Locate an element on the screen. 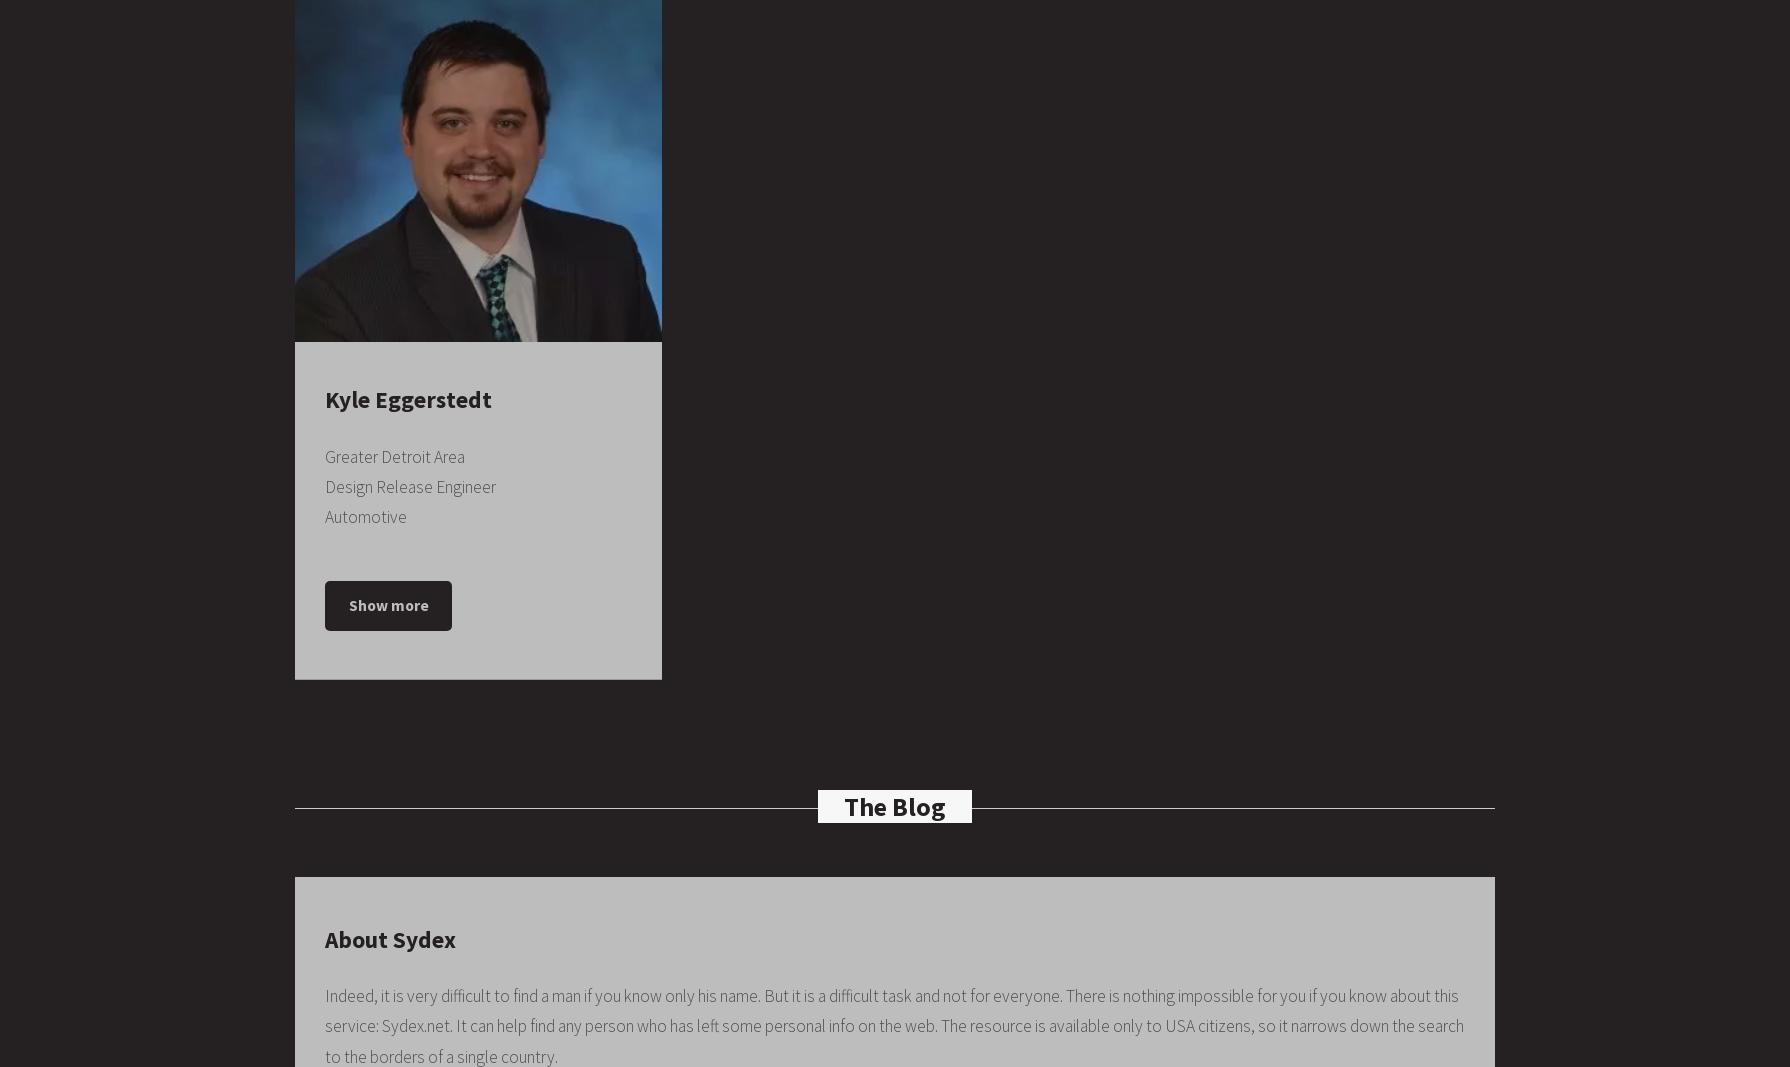 This screenshot has width=1790, height=1067. '1989 – 1993' is located at coordinates (517, 338).